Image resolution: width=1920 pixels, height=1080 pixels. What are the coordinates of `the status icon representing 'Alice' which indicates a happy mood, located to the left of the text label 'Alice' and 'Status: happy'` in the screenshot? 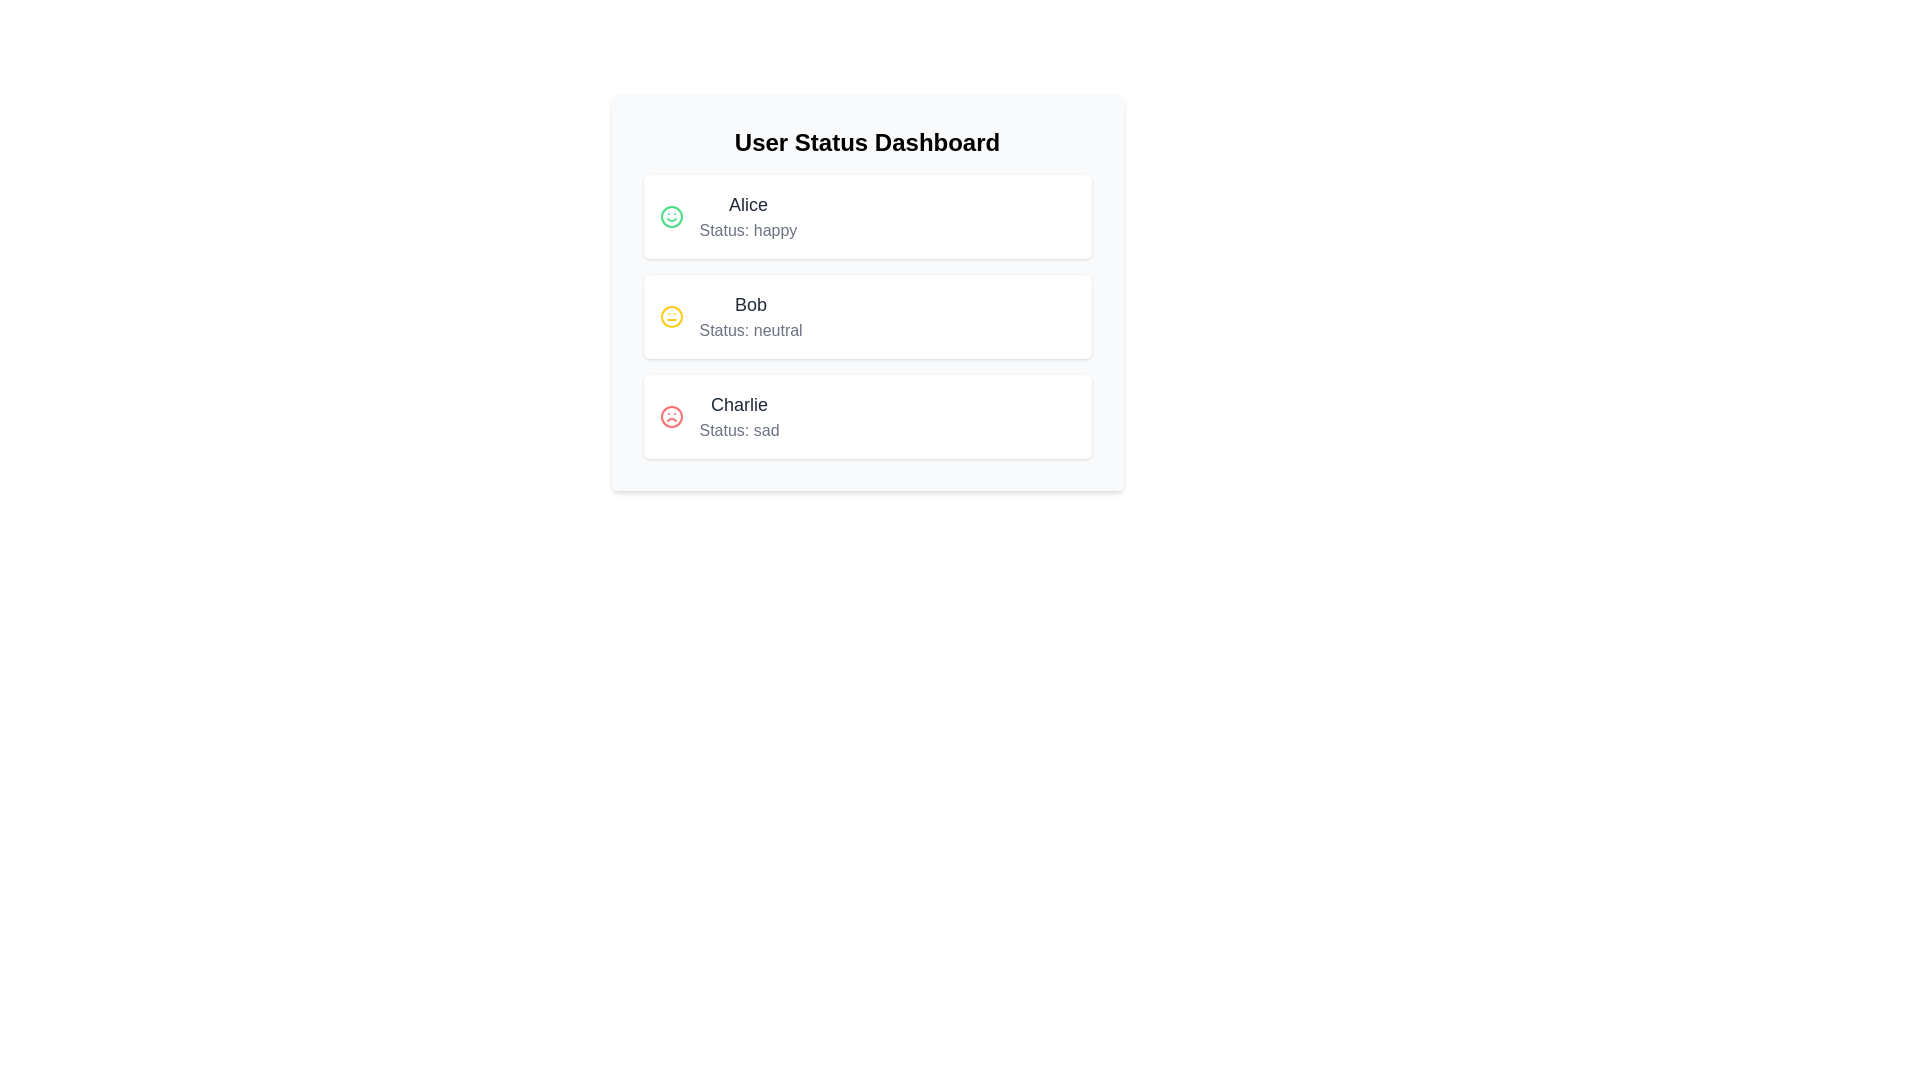 It's located at (671, 216).